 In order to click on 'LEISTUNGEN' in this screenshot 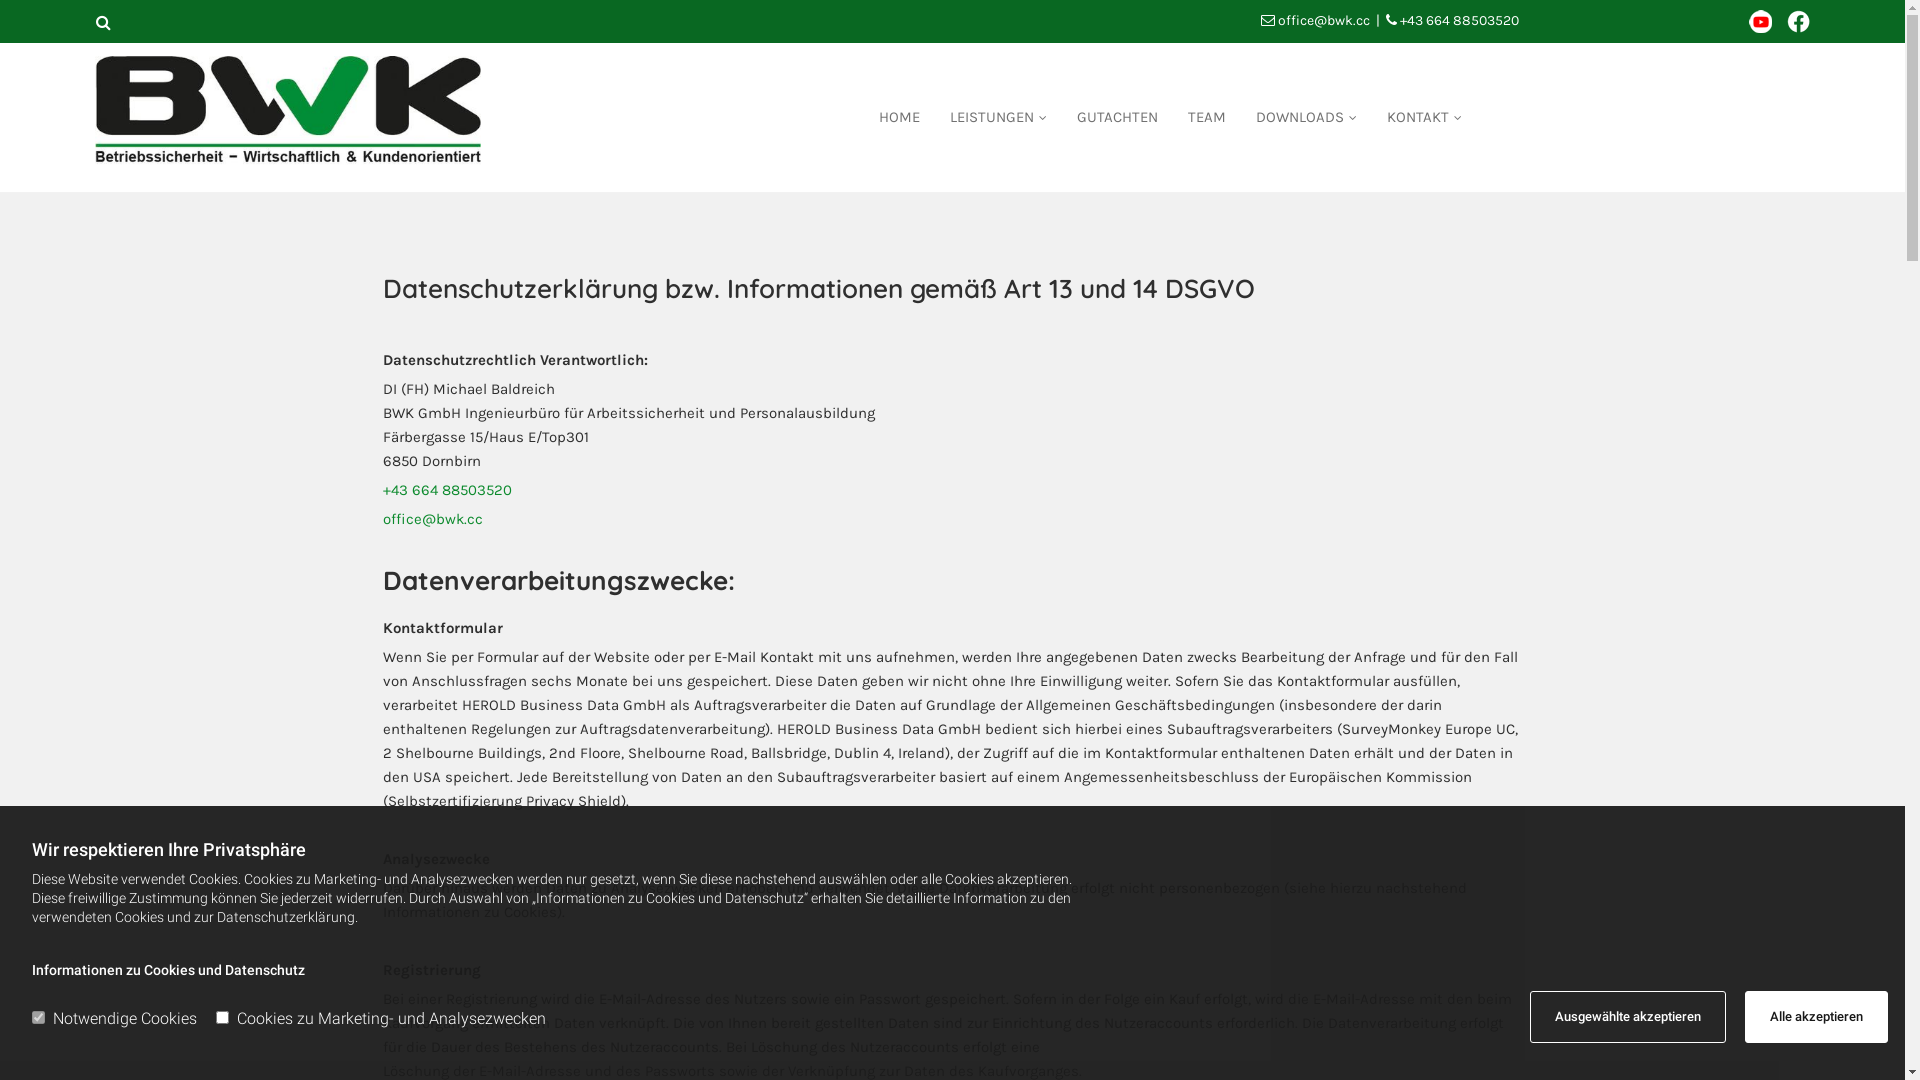, I will do `click(998, 116)`.